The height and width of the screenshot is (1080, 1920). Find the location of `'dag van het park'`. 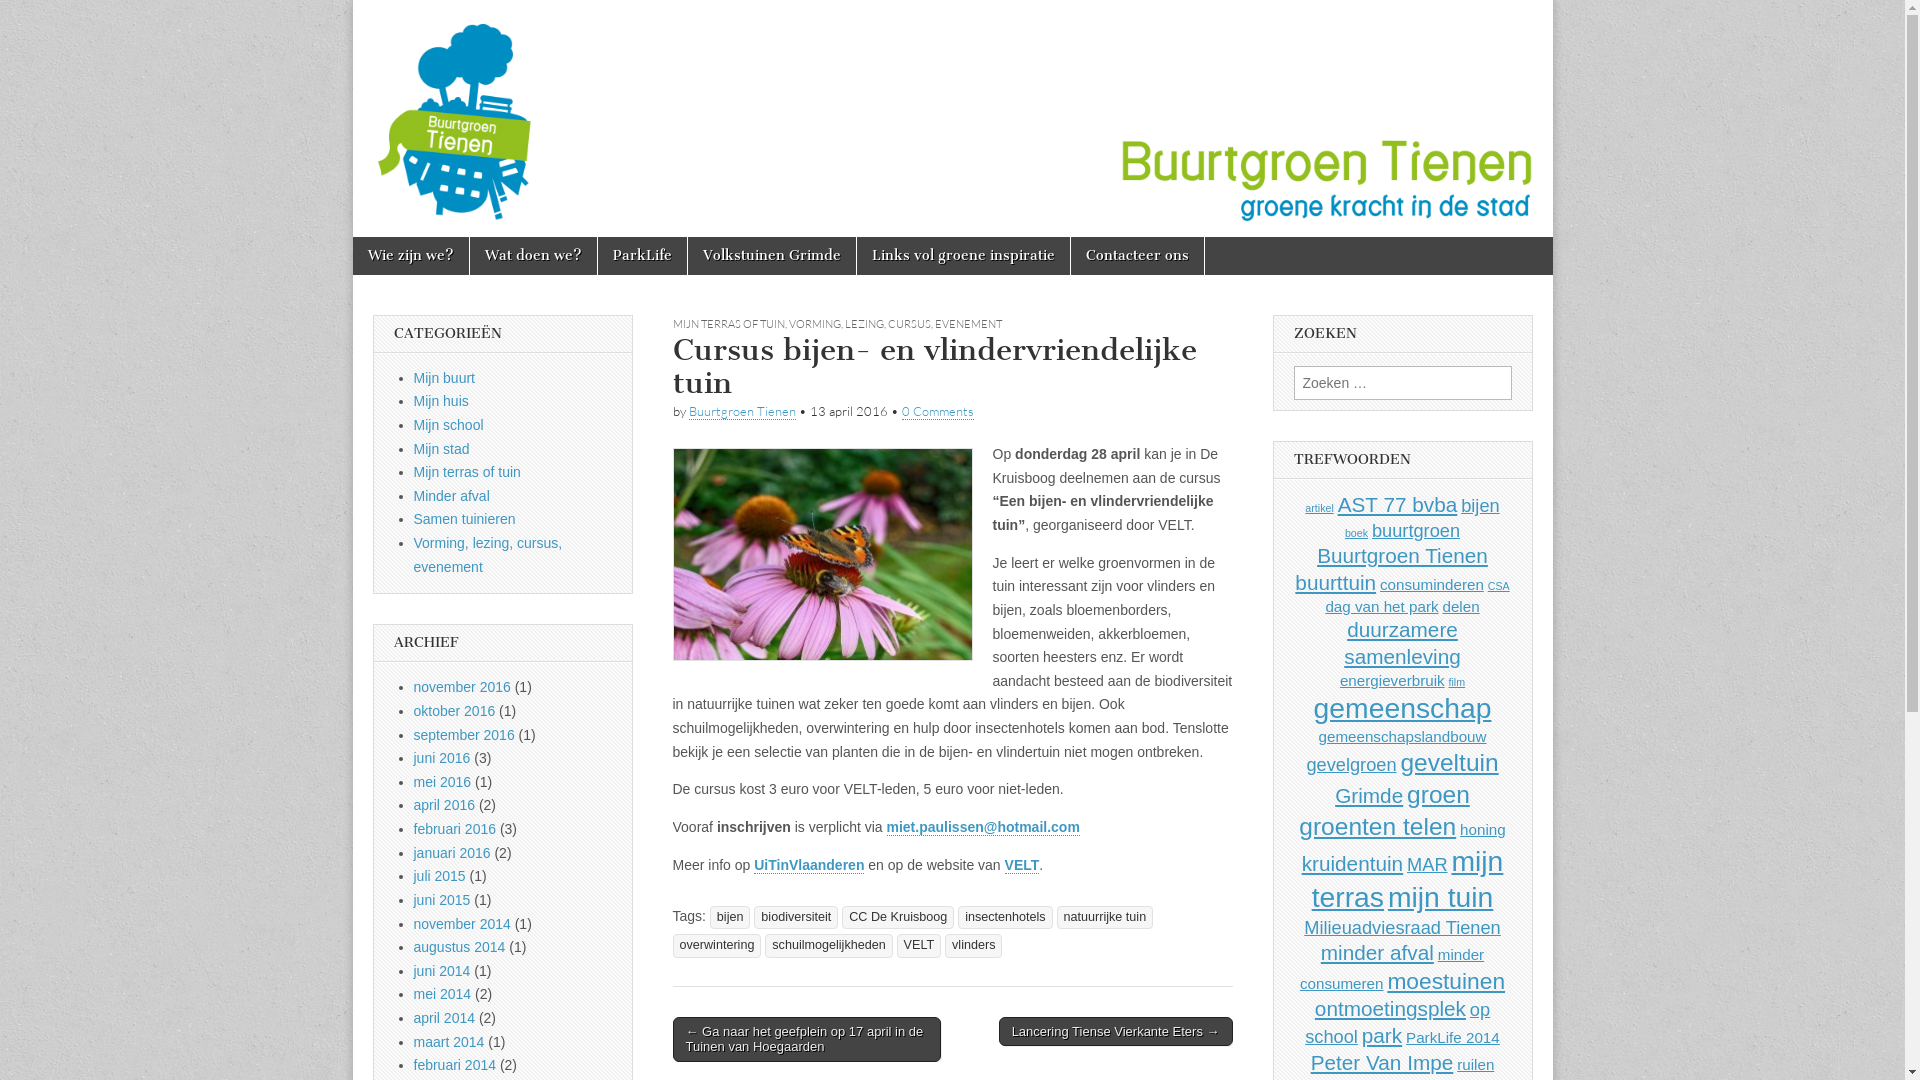

'dag van het park' is located at coordinates (1380, 605).